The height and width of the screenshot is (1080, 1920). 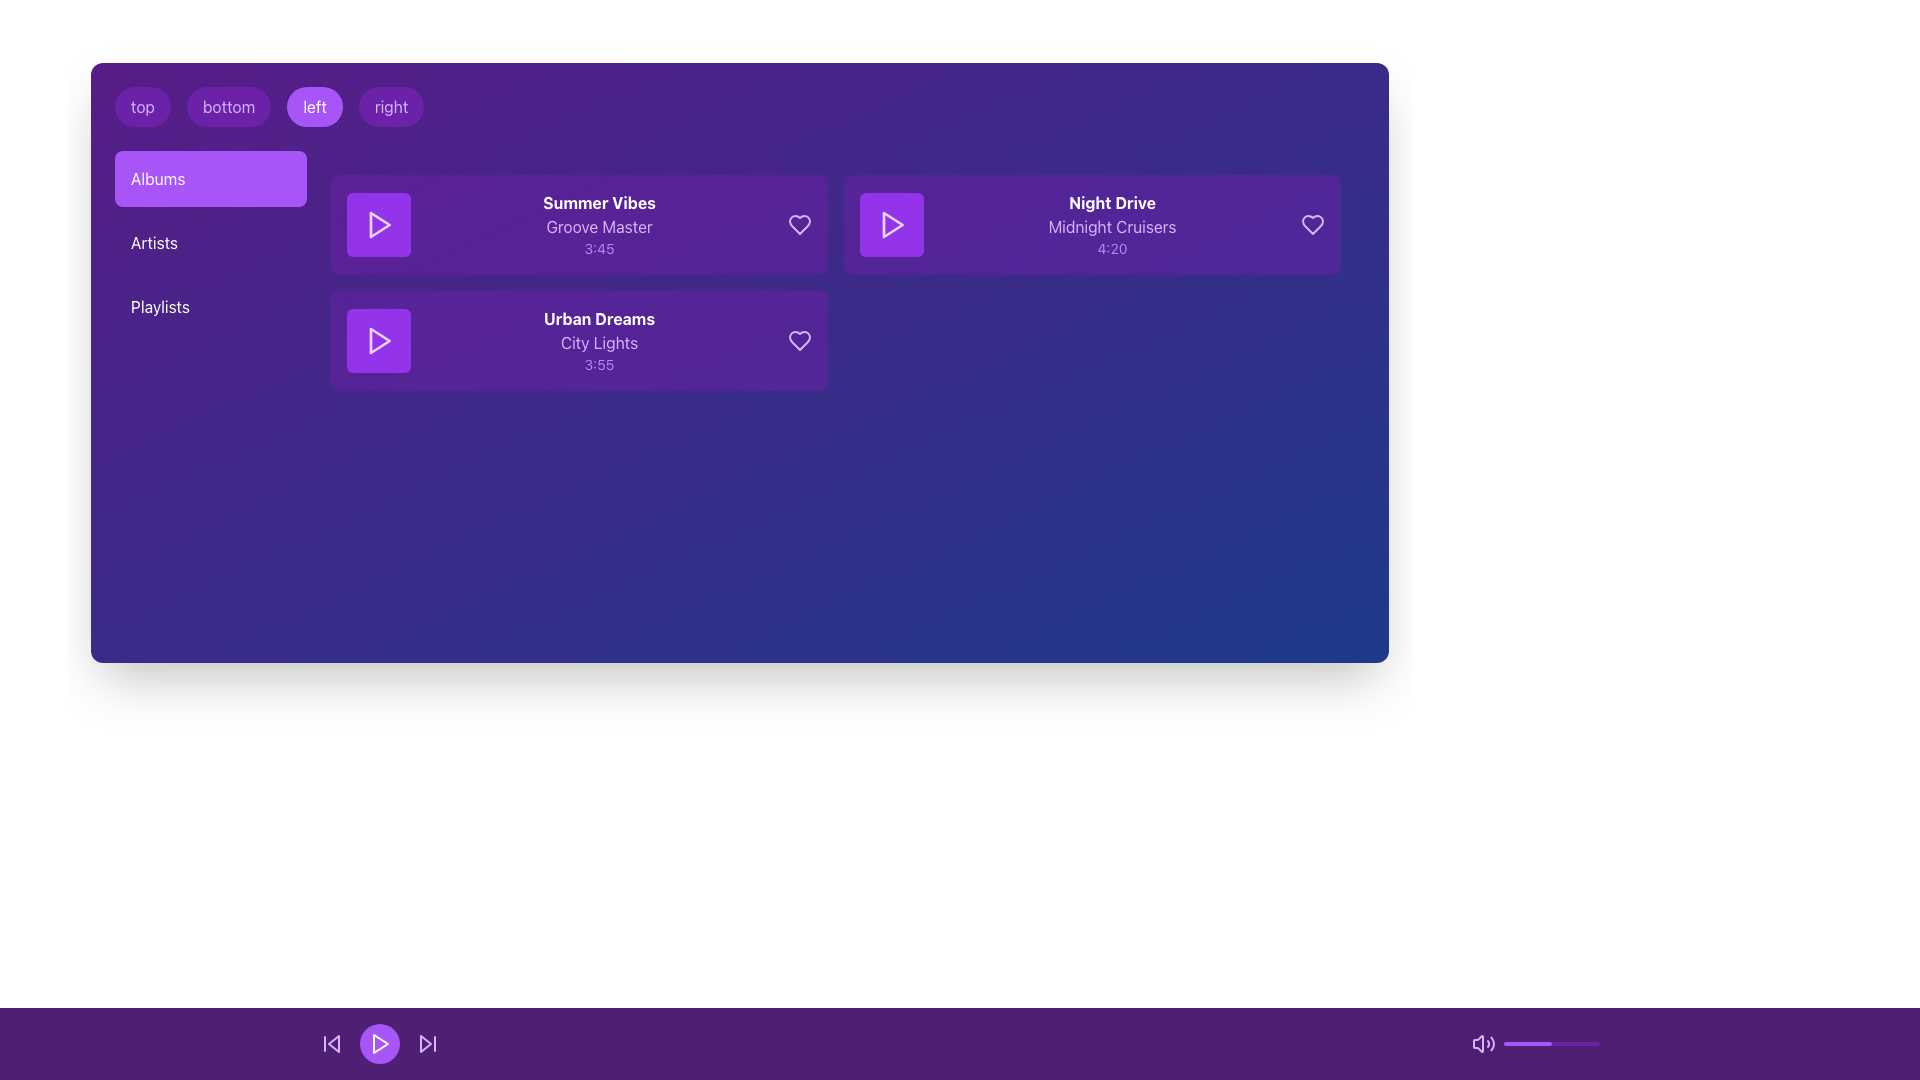 What do you see at coordinates (211, 242) in the screenshot?
I see `the 'Artists' button located below 'Albums' and above 'Playlists' in the left section of the interface` at bounding box center [211, 242].